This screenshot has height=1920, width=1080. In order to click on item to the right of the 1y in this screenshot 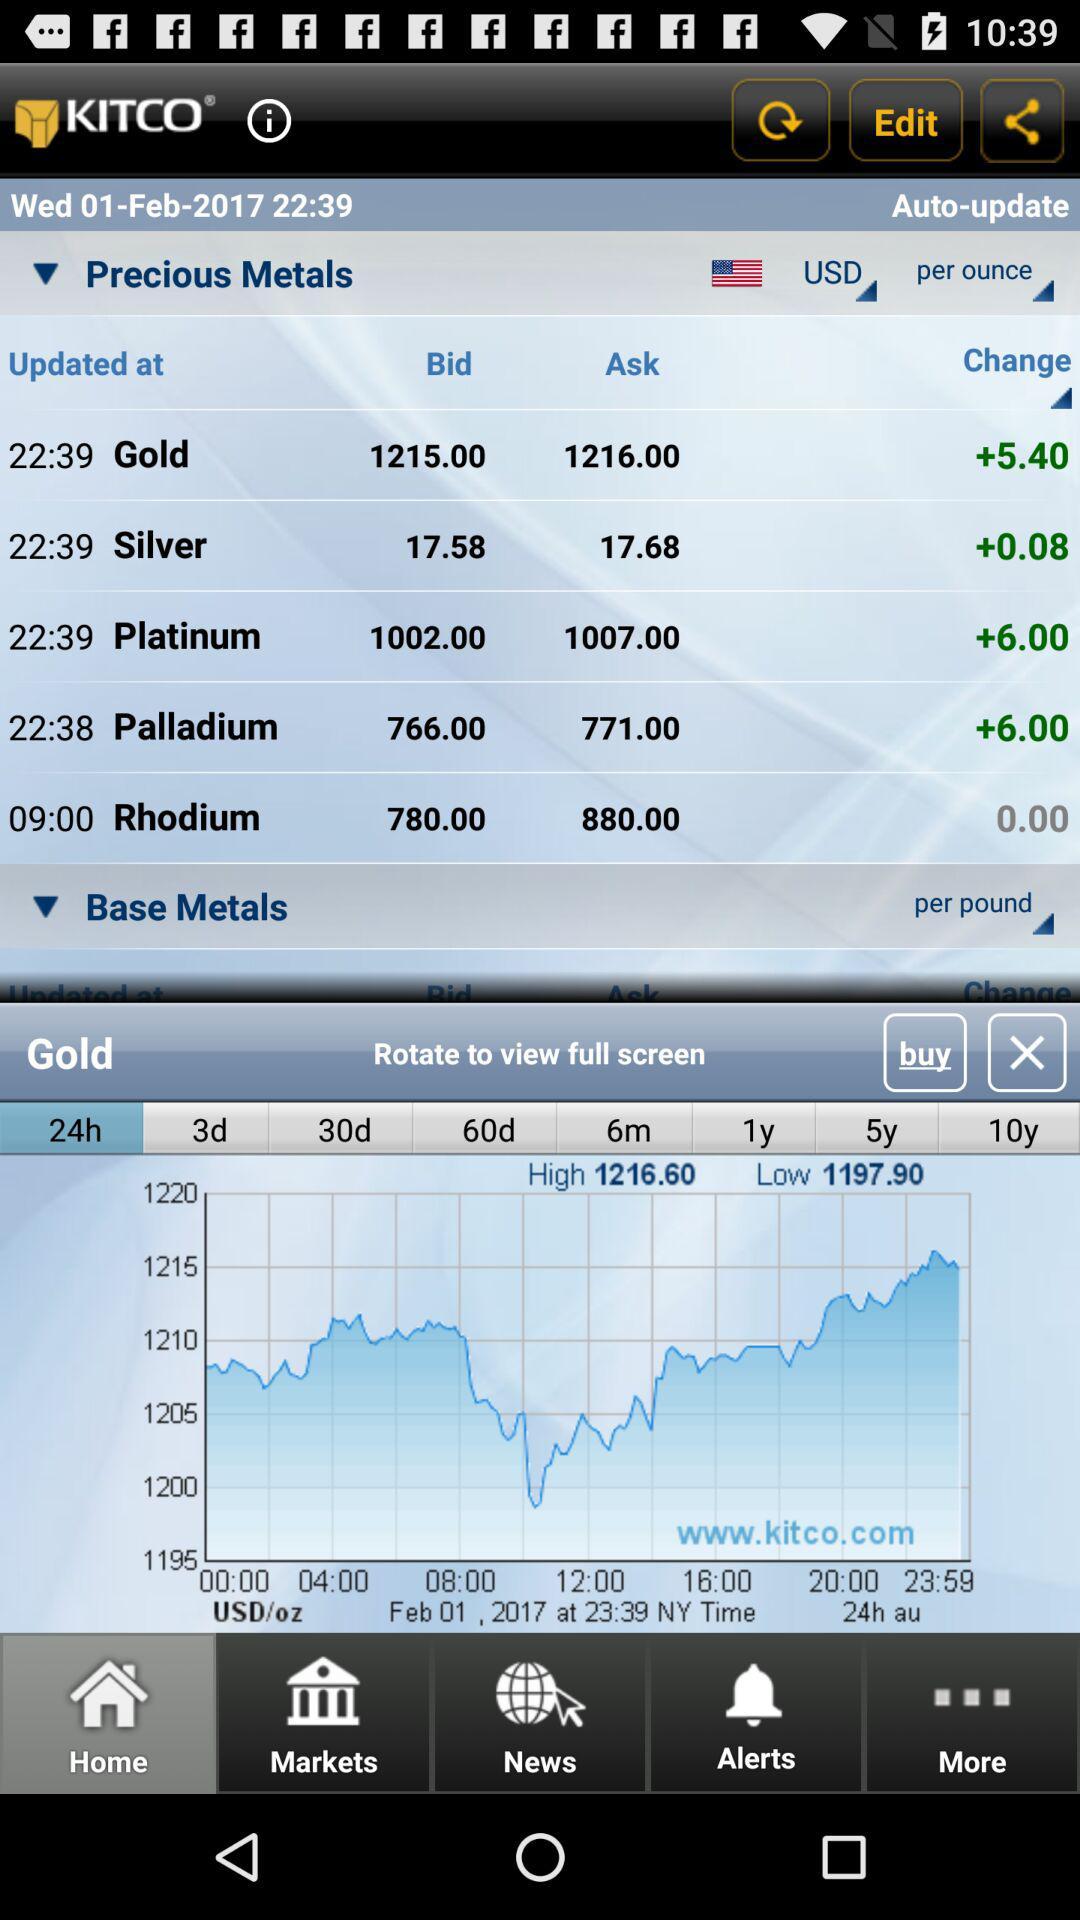, I will do `click(876, 1129)`.